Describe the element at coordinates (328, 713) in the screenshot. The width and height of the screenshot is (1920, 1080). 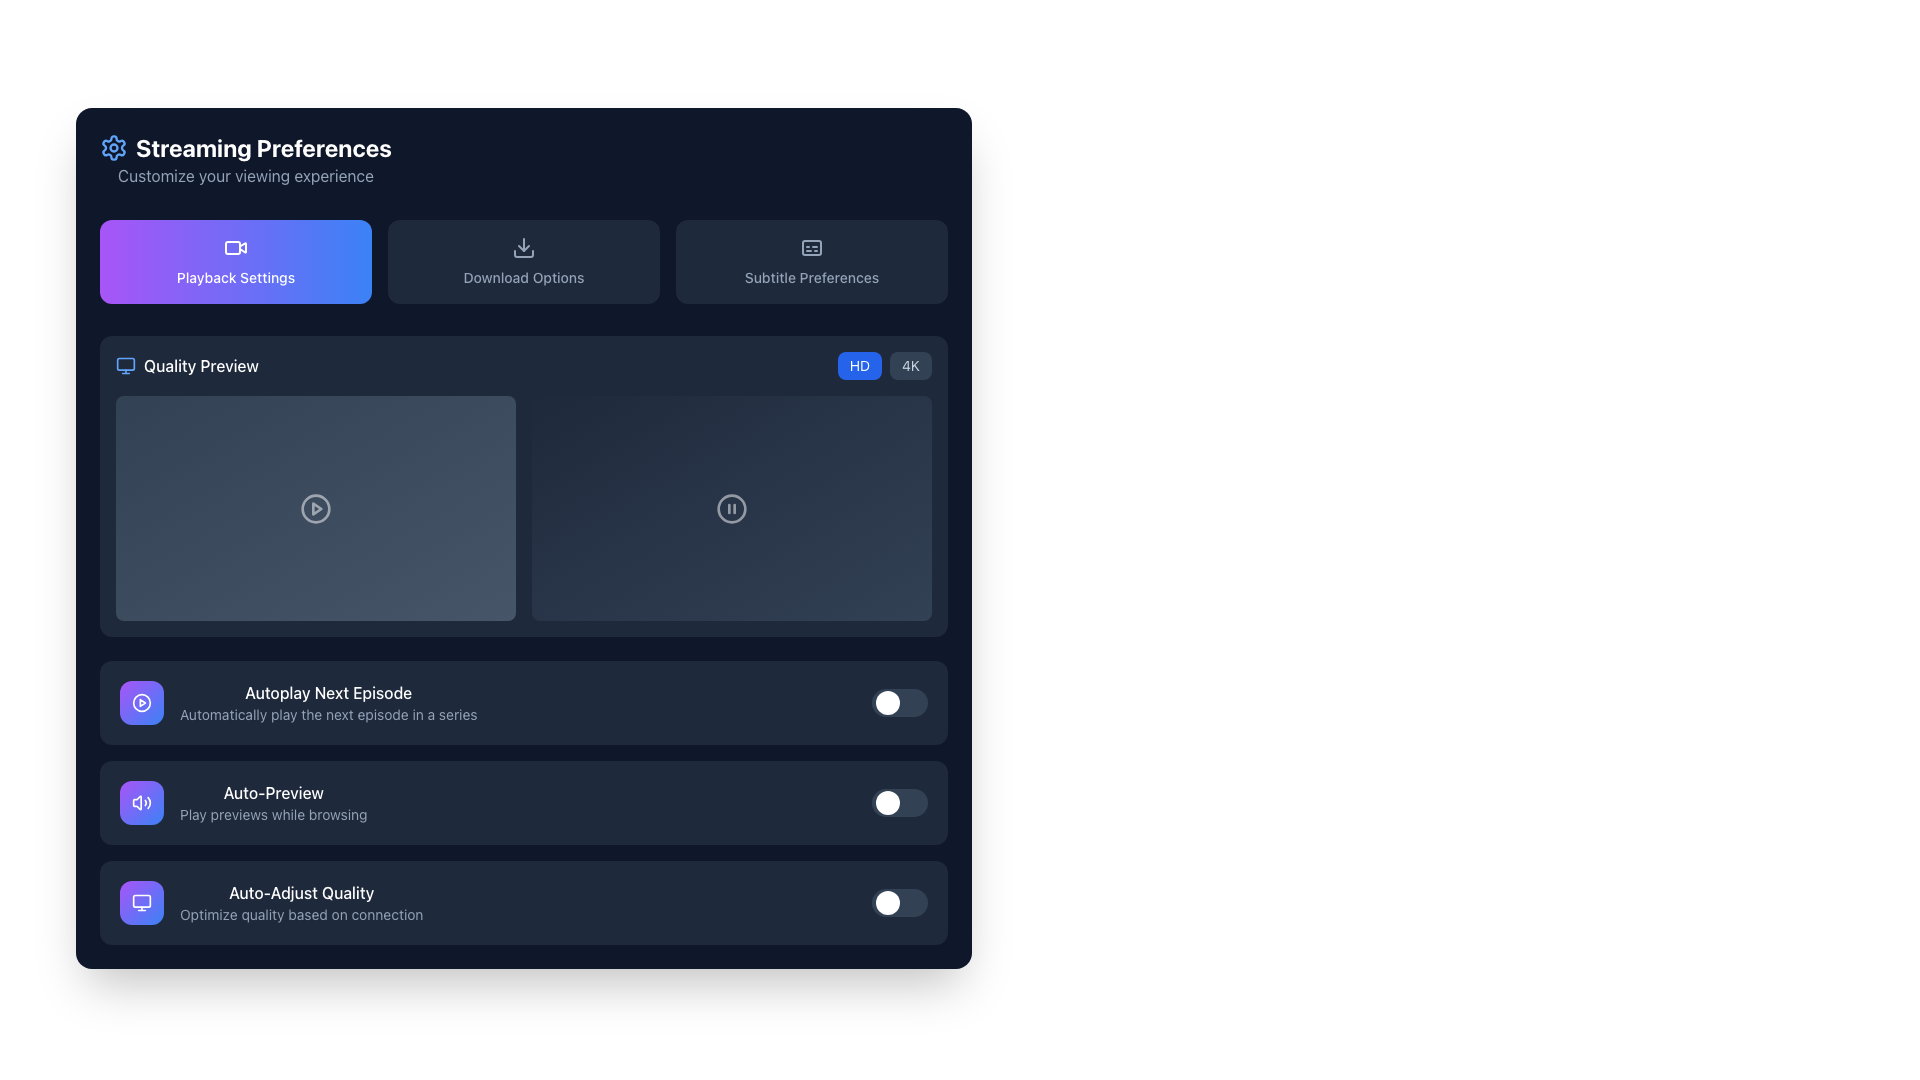
I see `description provided by the Text label that clarifies the 'Autoplay Next Episode' setting, located directly below its title` at that location.